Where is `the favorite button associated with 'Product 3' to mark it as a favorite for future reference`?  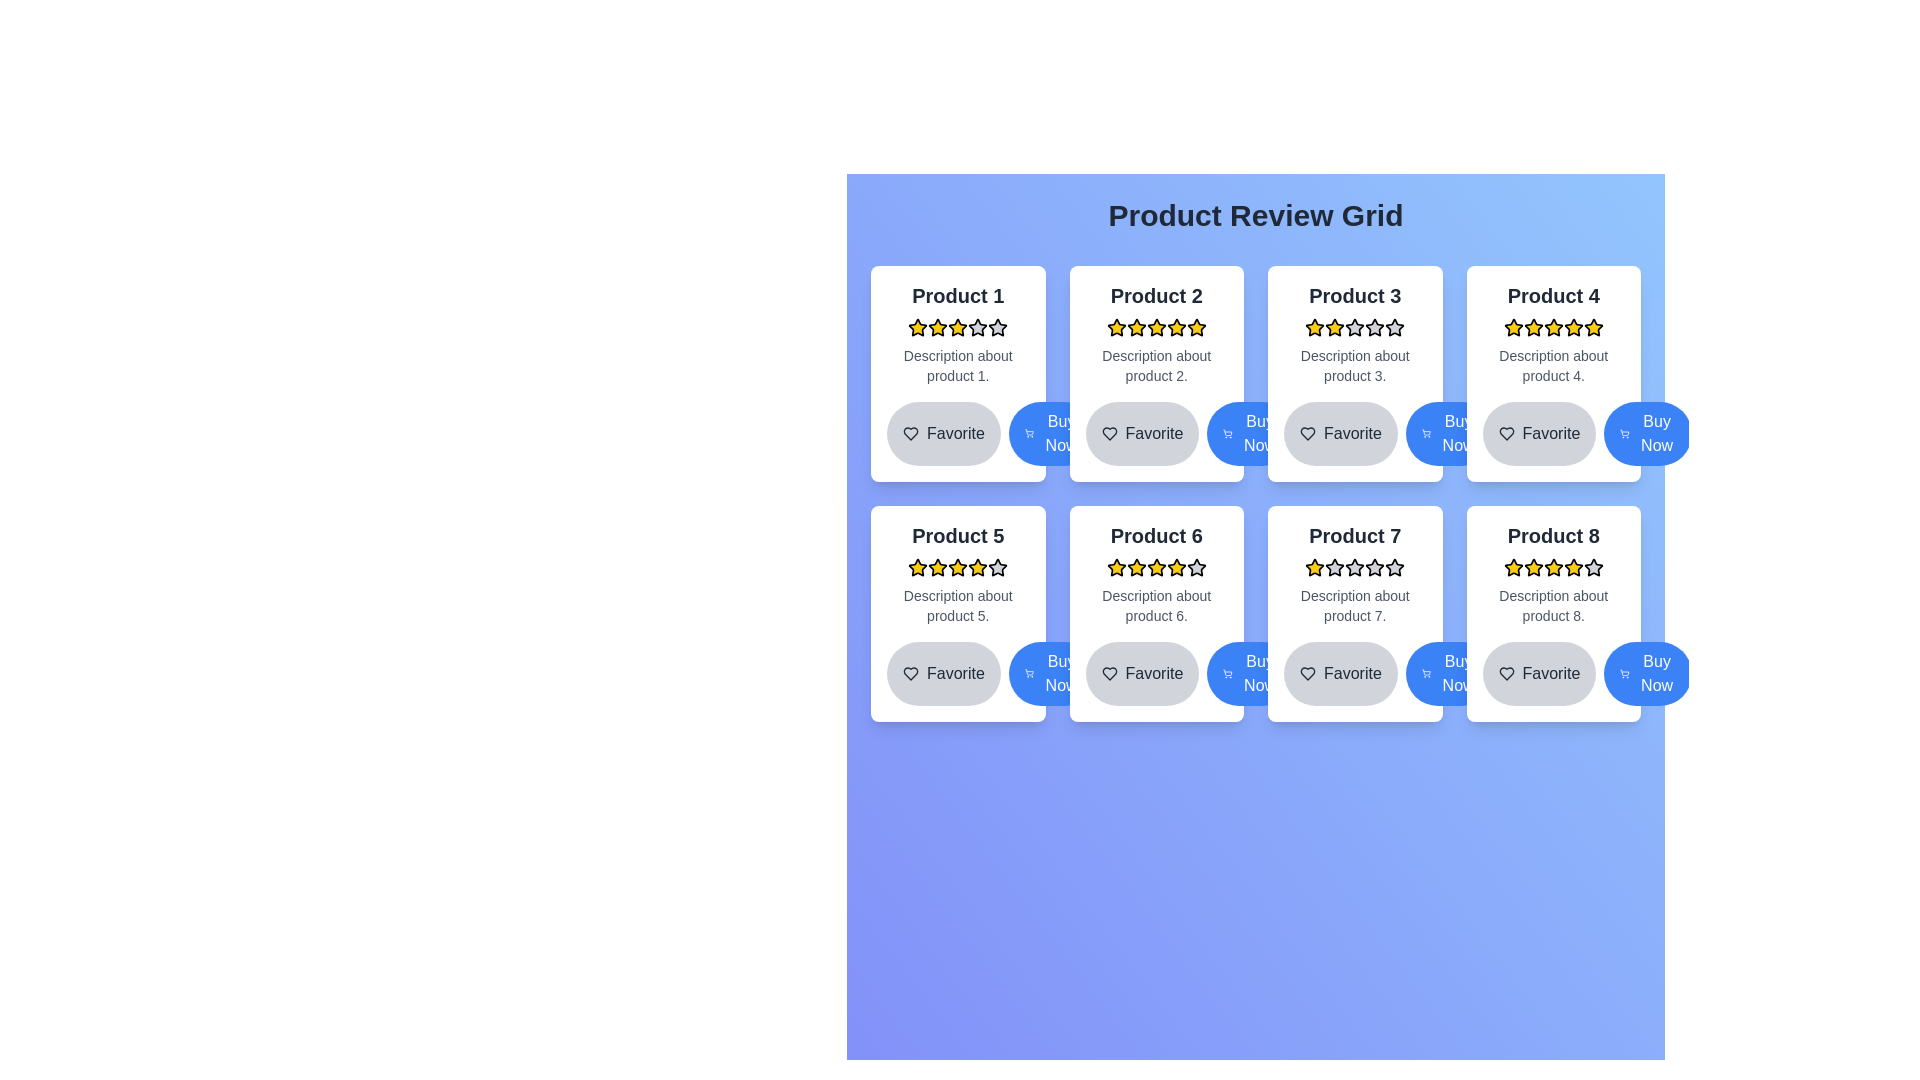 the favorite button associated with 'Product 3' to mark it as a favorite for future reference is located at coordinates (1340, 433).